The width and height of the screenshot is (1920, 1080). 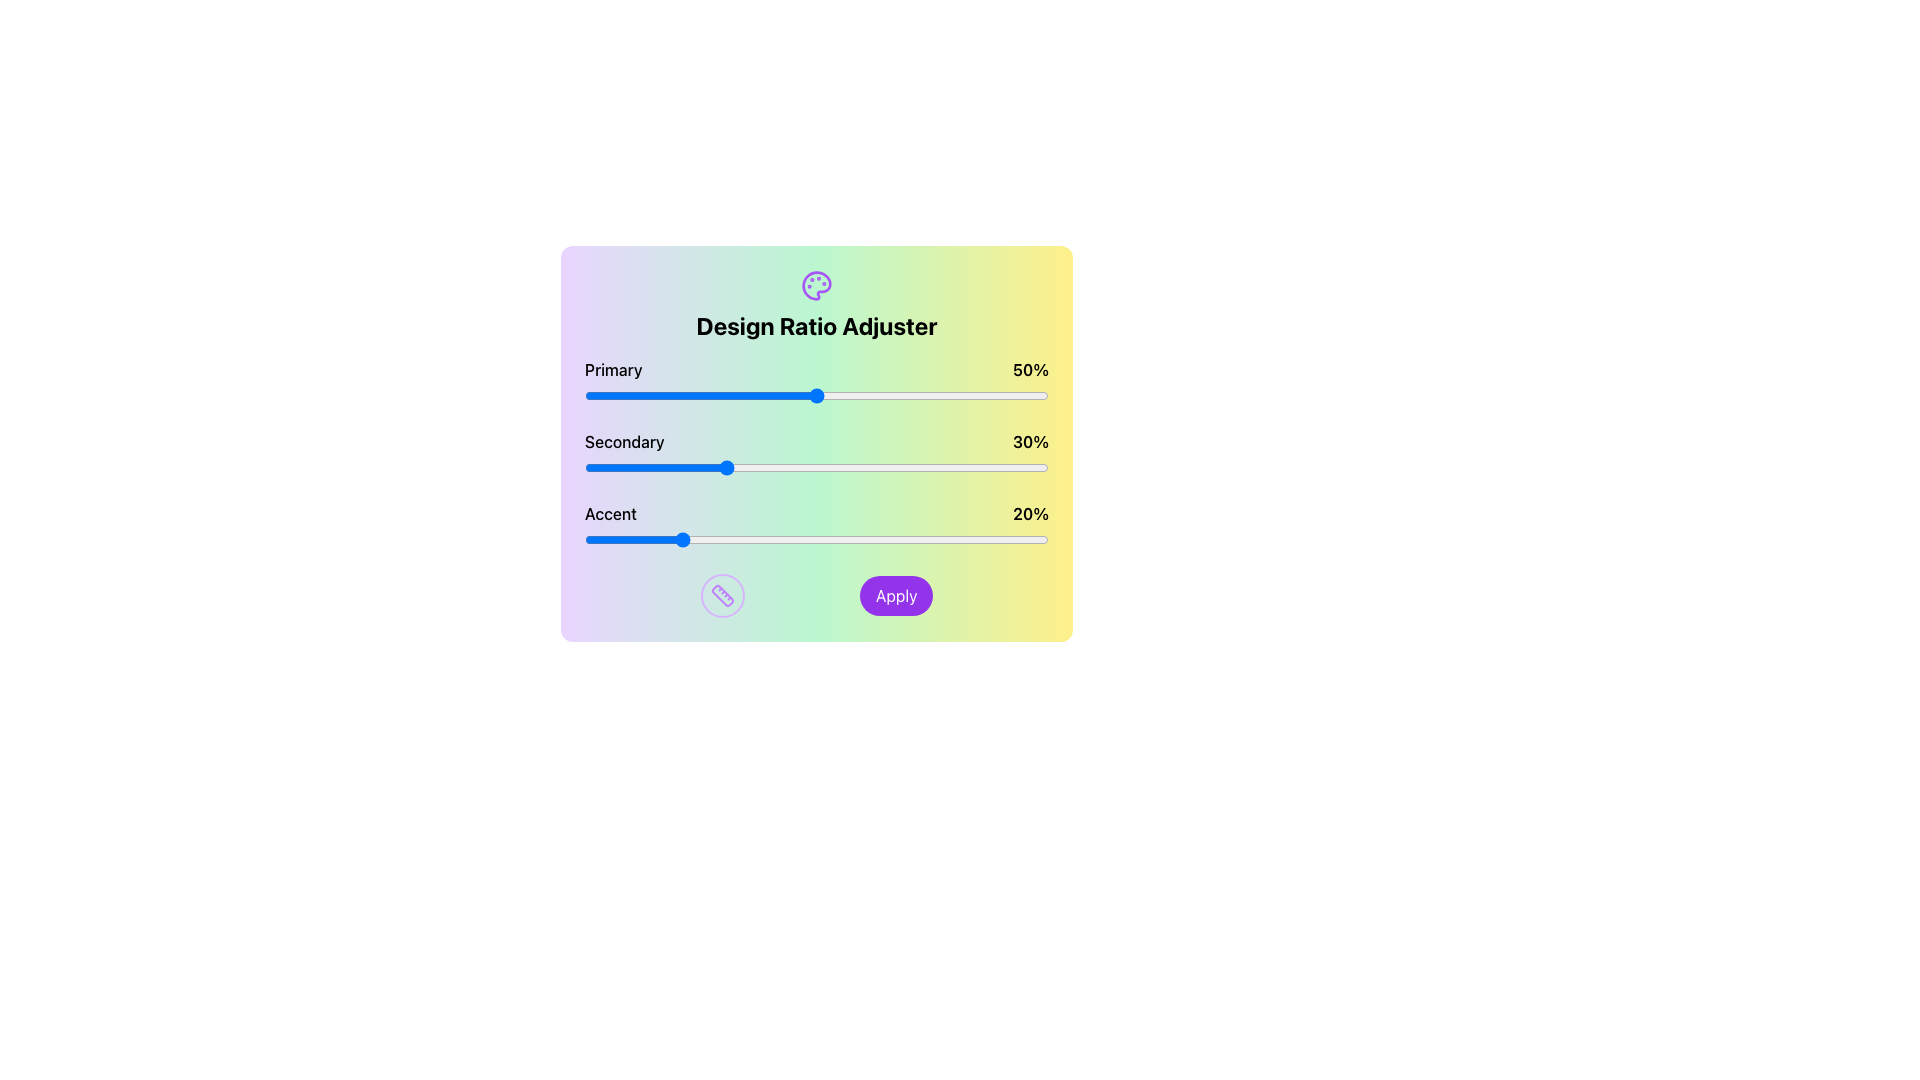 I want to click on the accent ratio slider, so click(x=1007, y=540).